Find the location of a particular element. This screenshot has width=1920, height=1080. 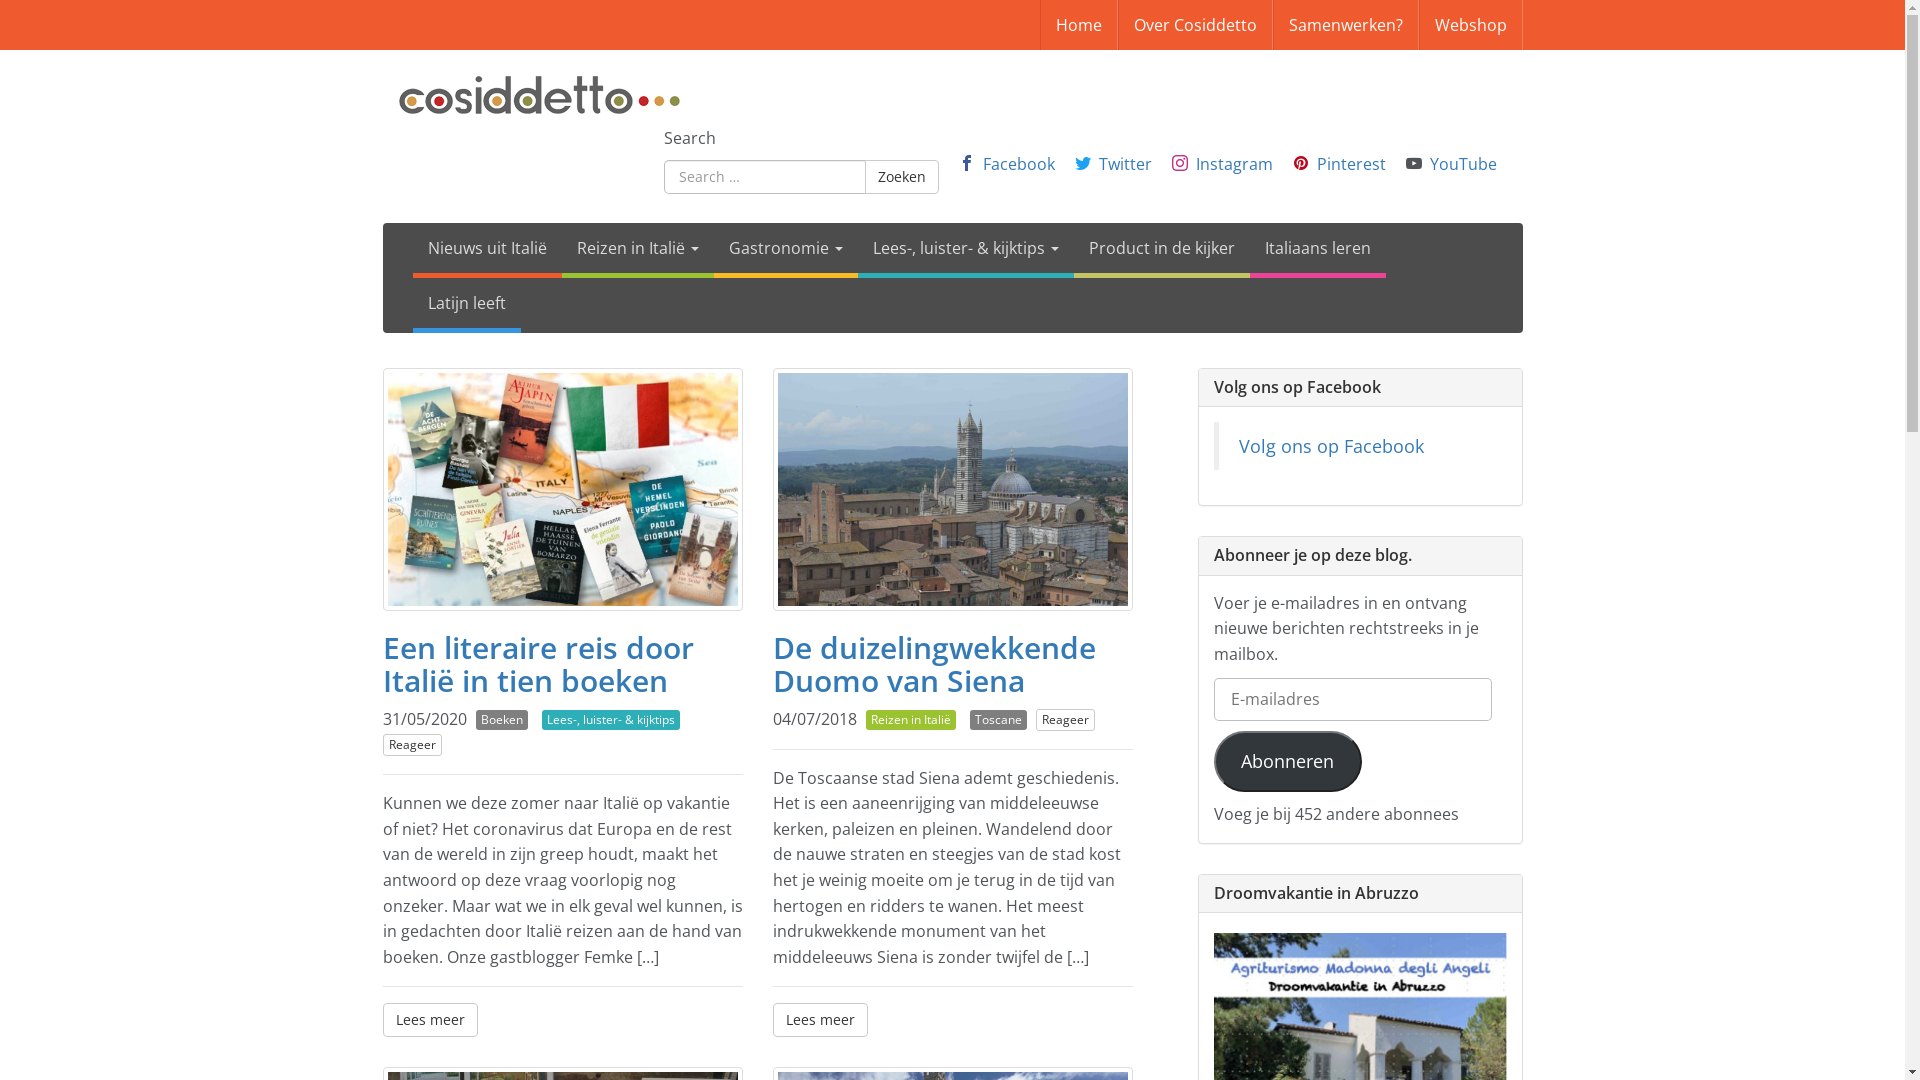

'Italiaans leren' is located at coordinates (1318, 249).